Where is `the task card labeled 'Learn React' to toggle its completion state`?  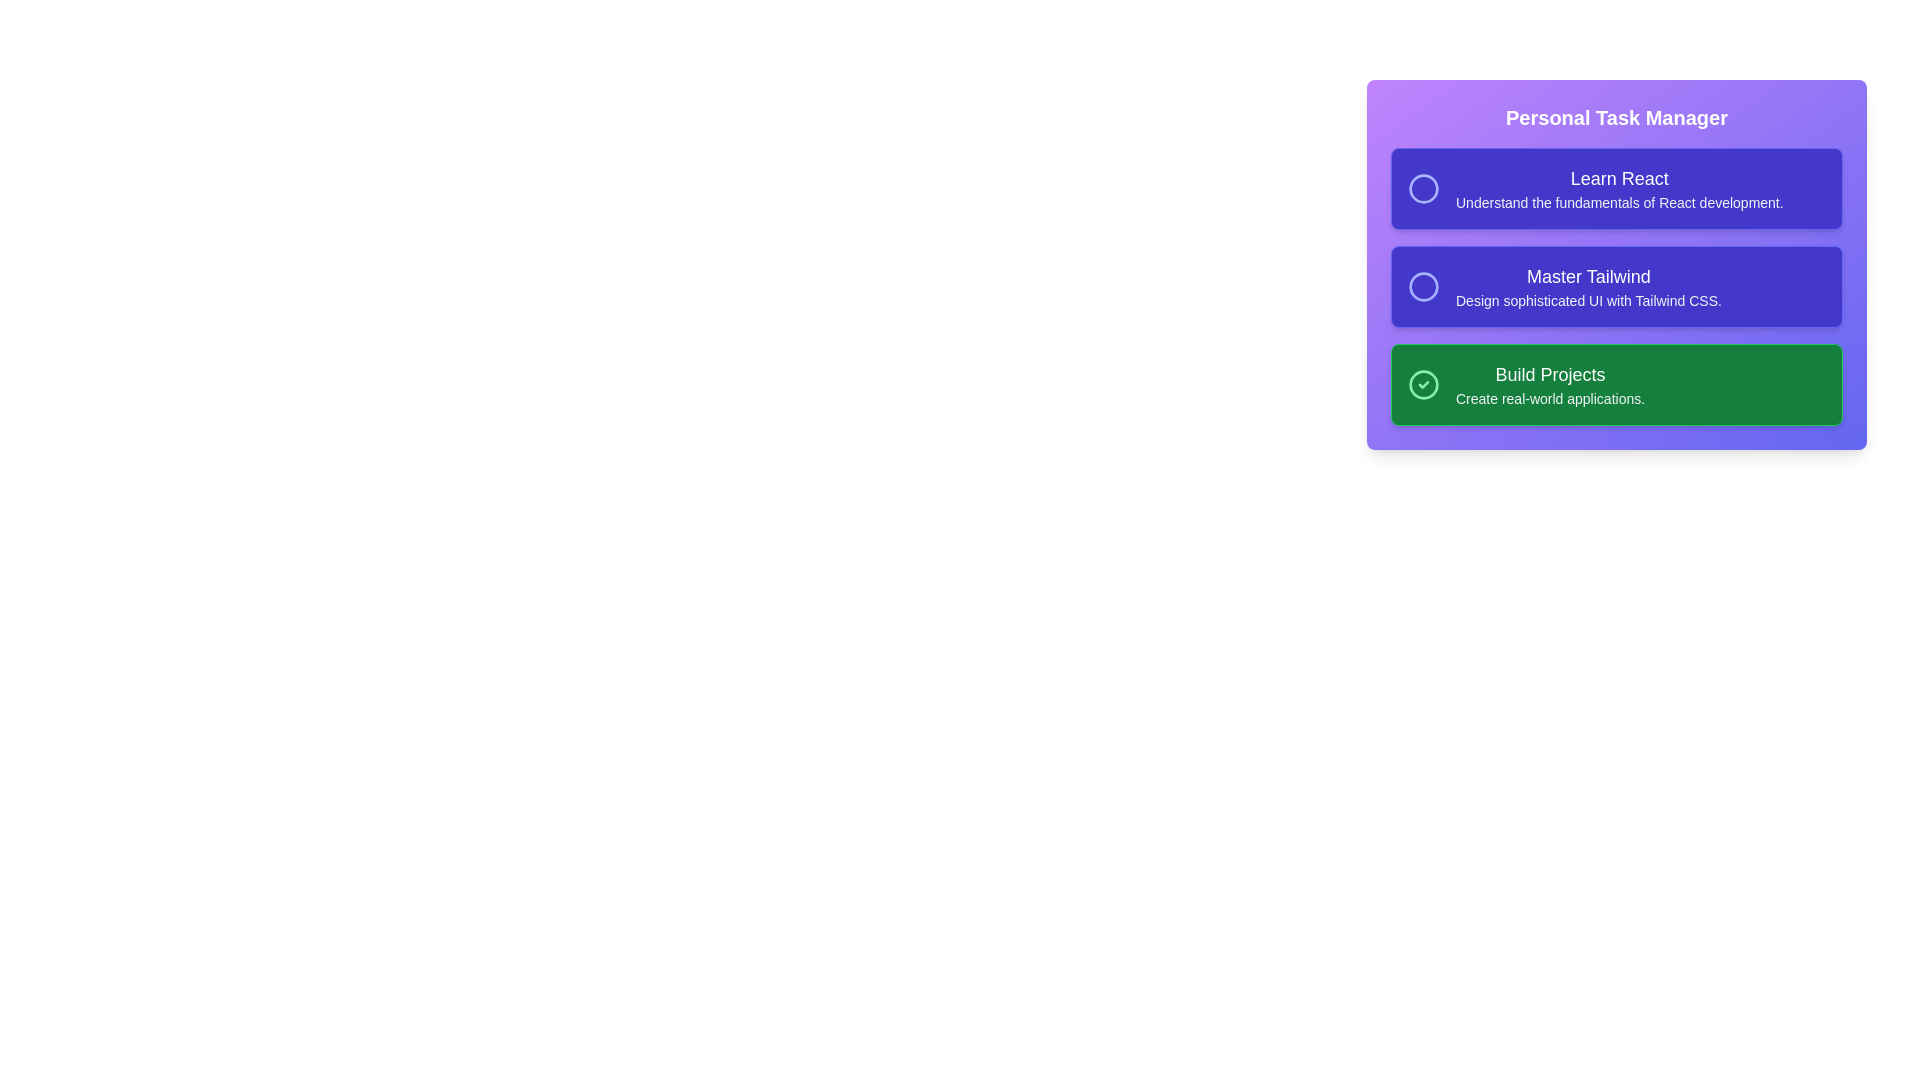 the task card labeled 'Learn React' to toggle its completion state is located at coordinates (1617, 189).